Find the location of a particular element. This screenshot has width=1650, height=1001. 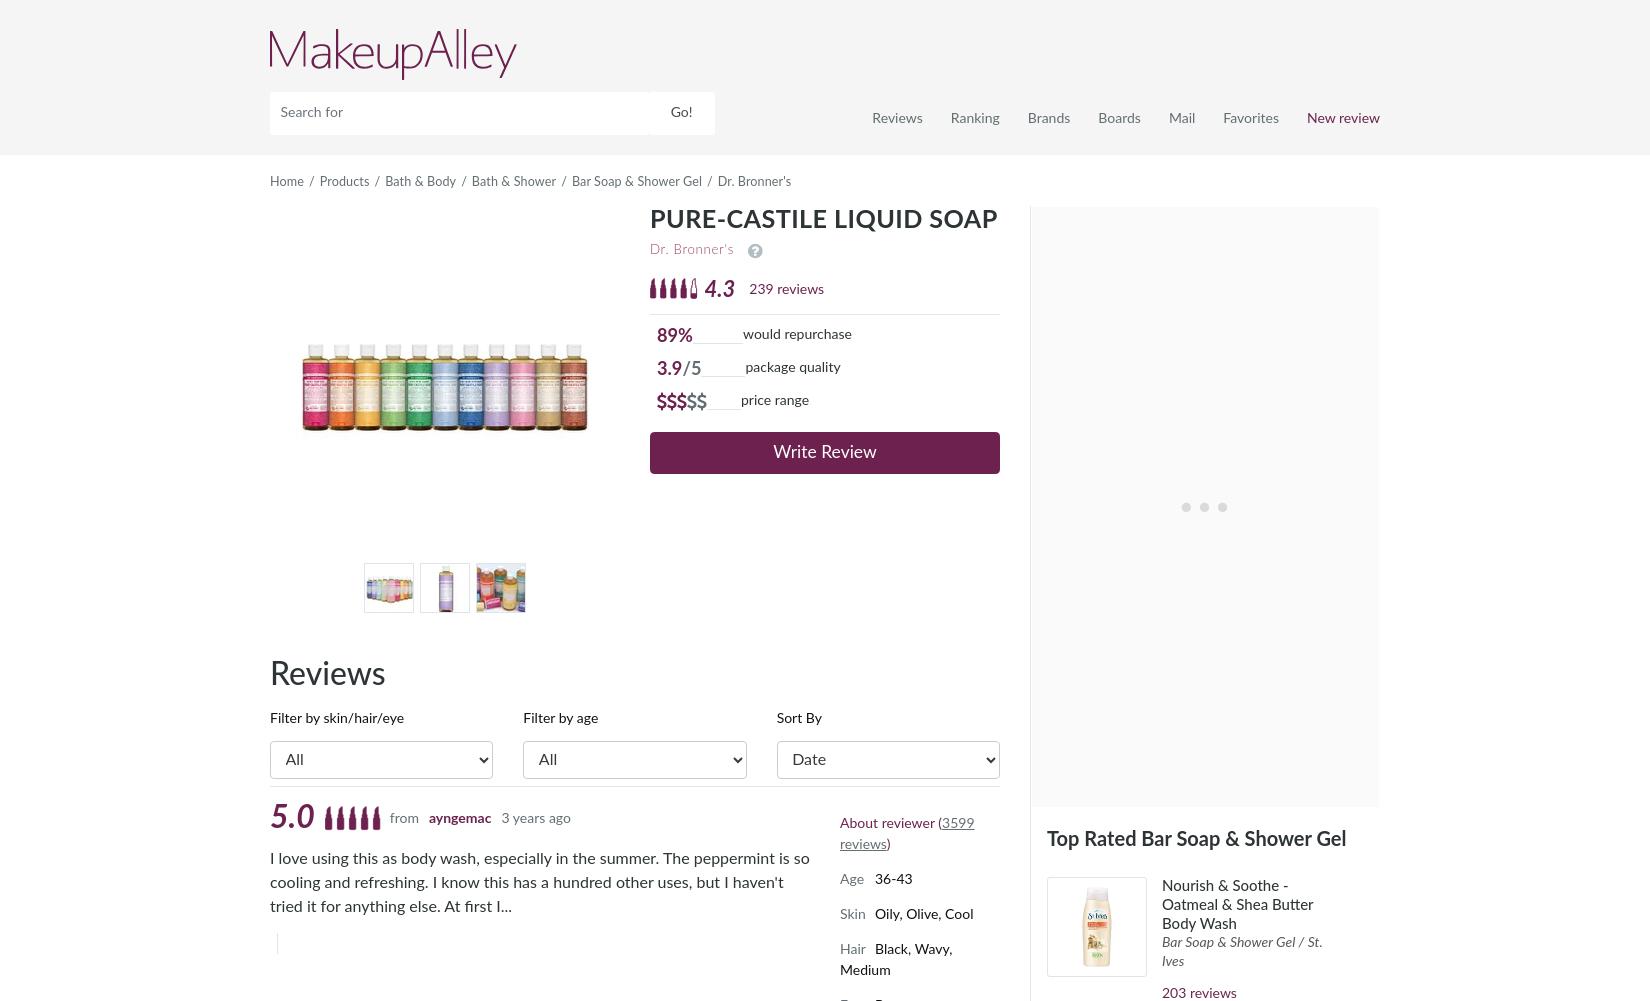

'Brands' is located at coordinates (1048, 117).